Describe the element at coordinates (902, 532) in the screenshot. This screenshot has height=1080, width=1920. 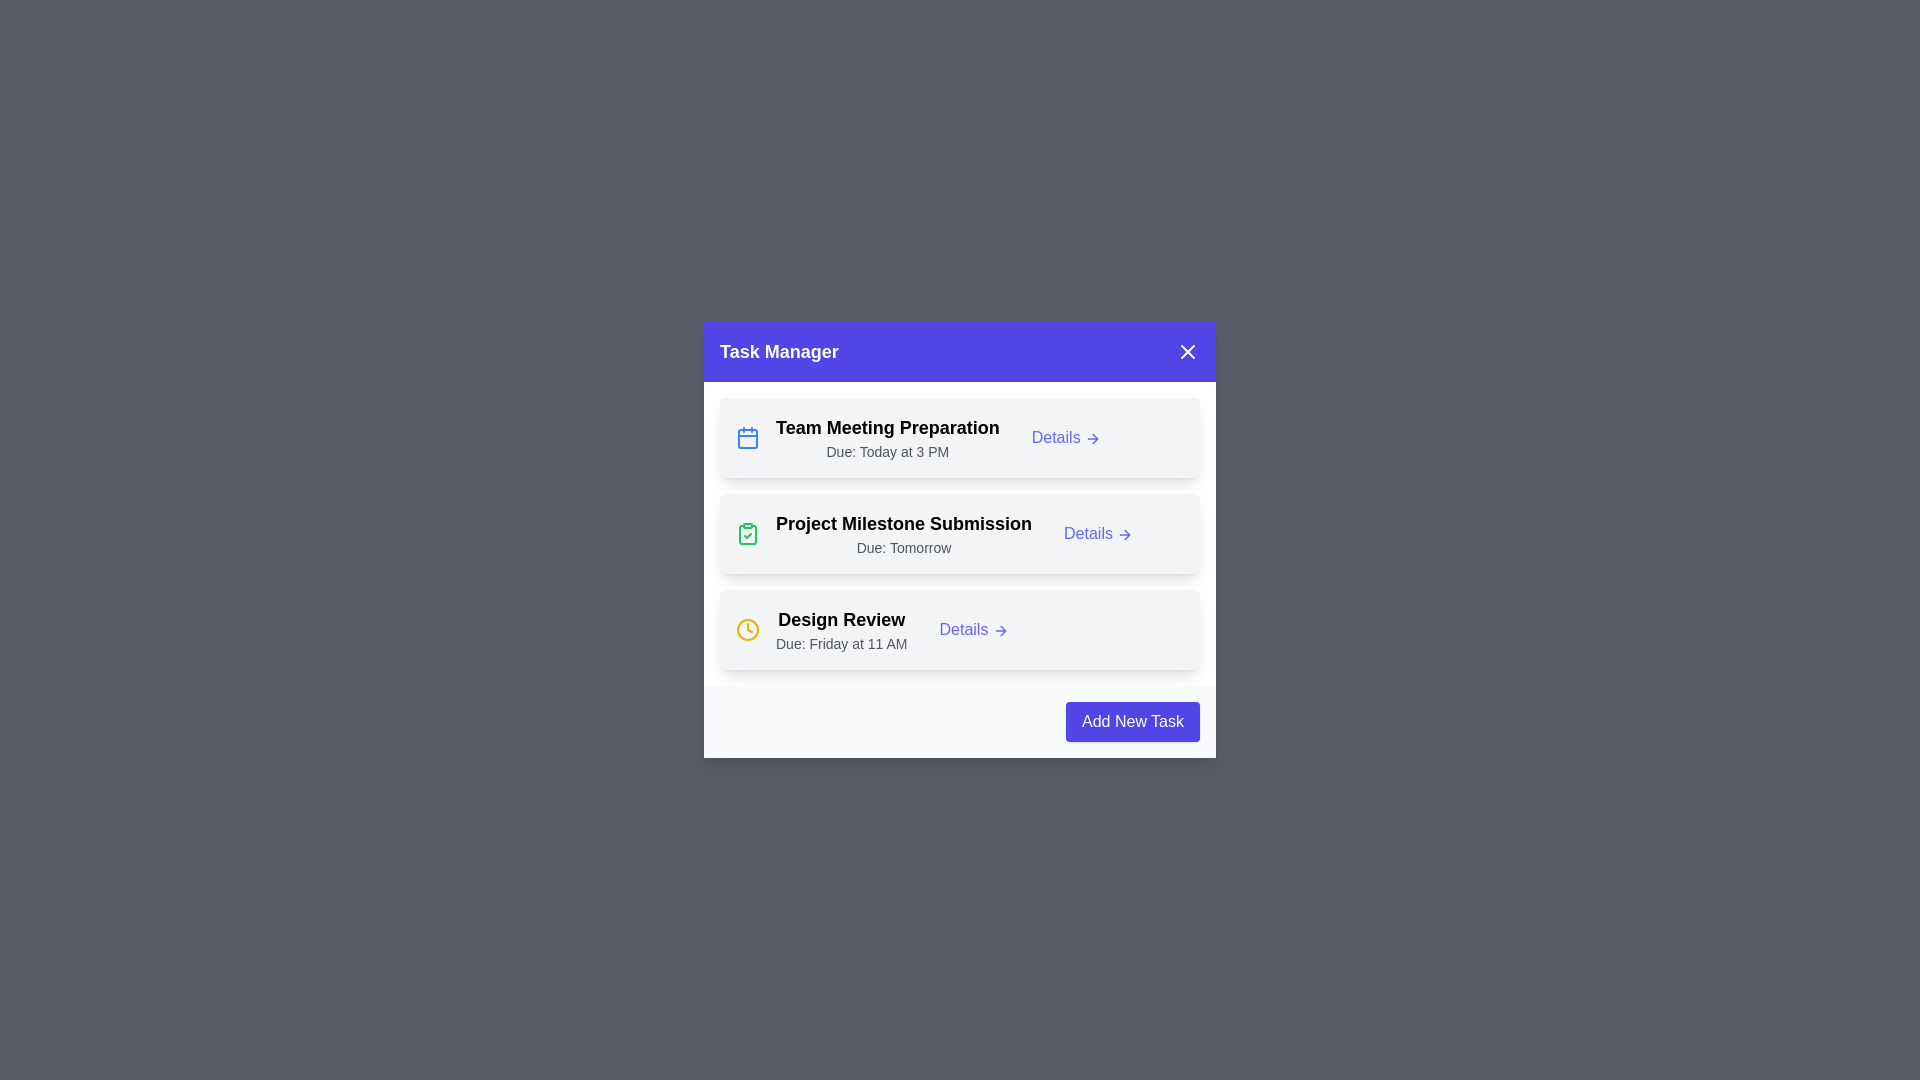
I see `the text element displaying the task name and due date, which is the second task entry in the vertical list, located below 'Team Meeting Preparation' and above 'Design Review'` at that location.